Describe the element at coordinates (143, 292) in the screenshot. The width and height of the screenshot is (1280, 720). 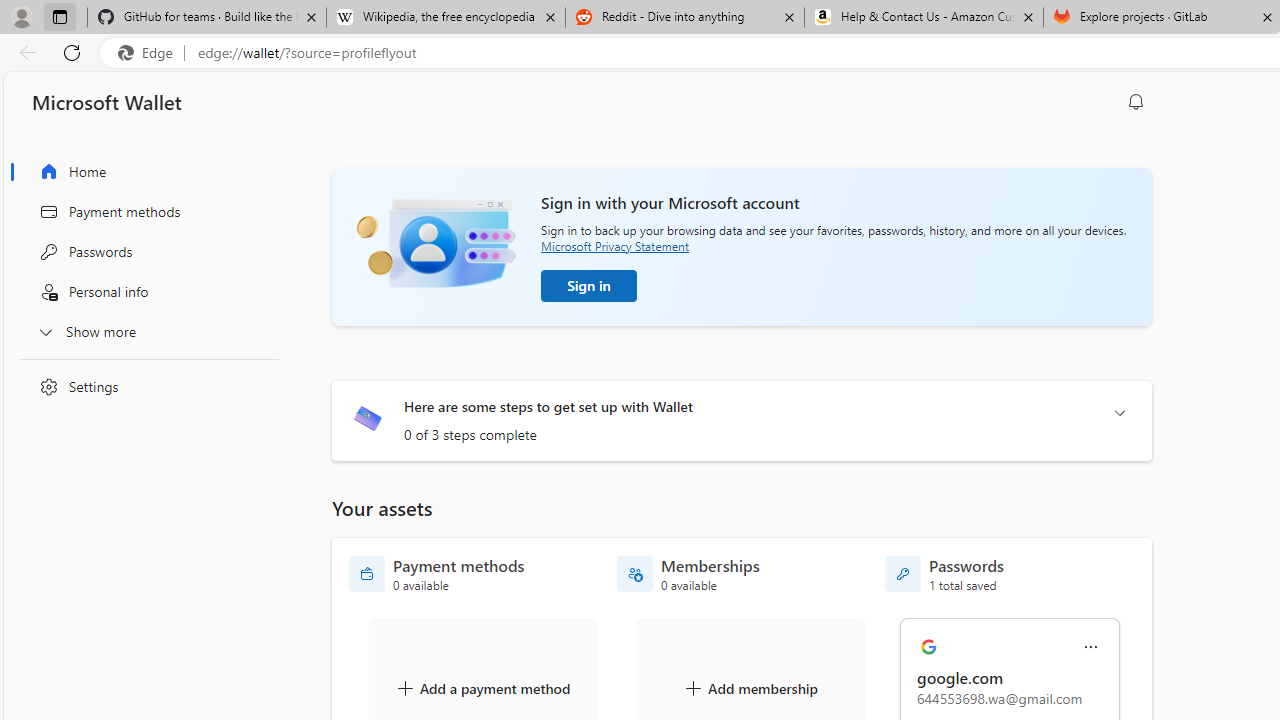
I see `'Personal info'` at that location.